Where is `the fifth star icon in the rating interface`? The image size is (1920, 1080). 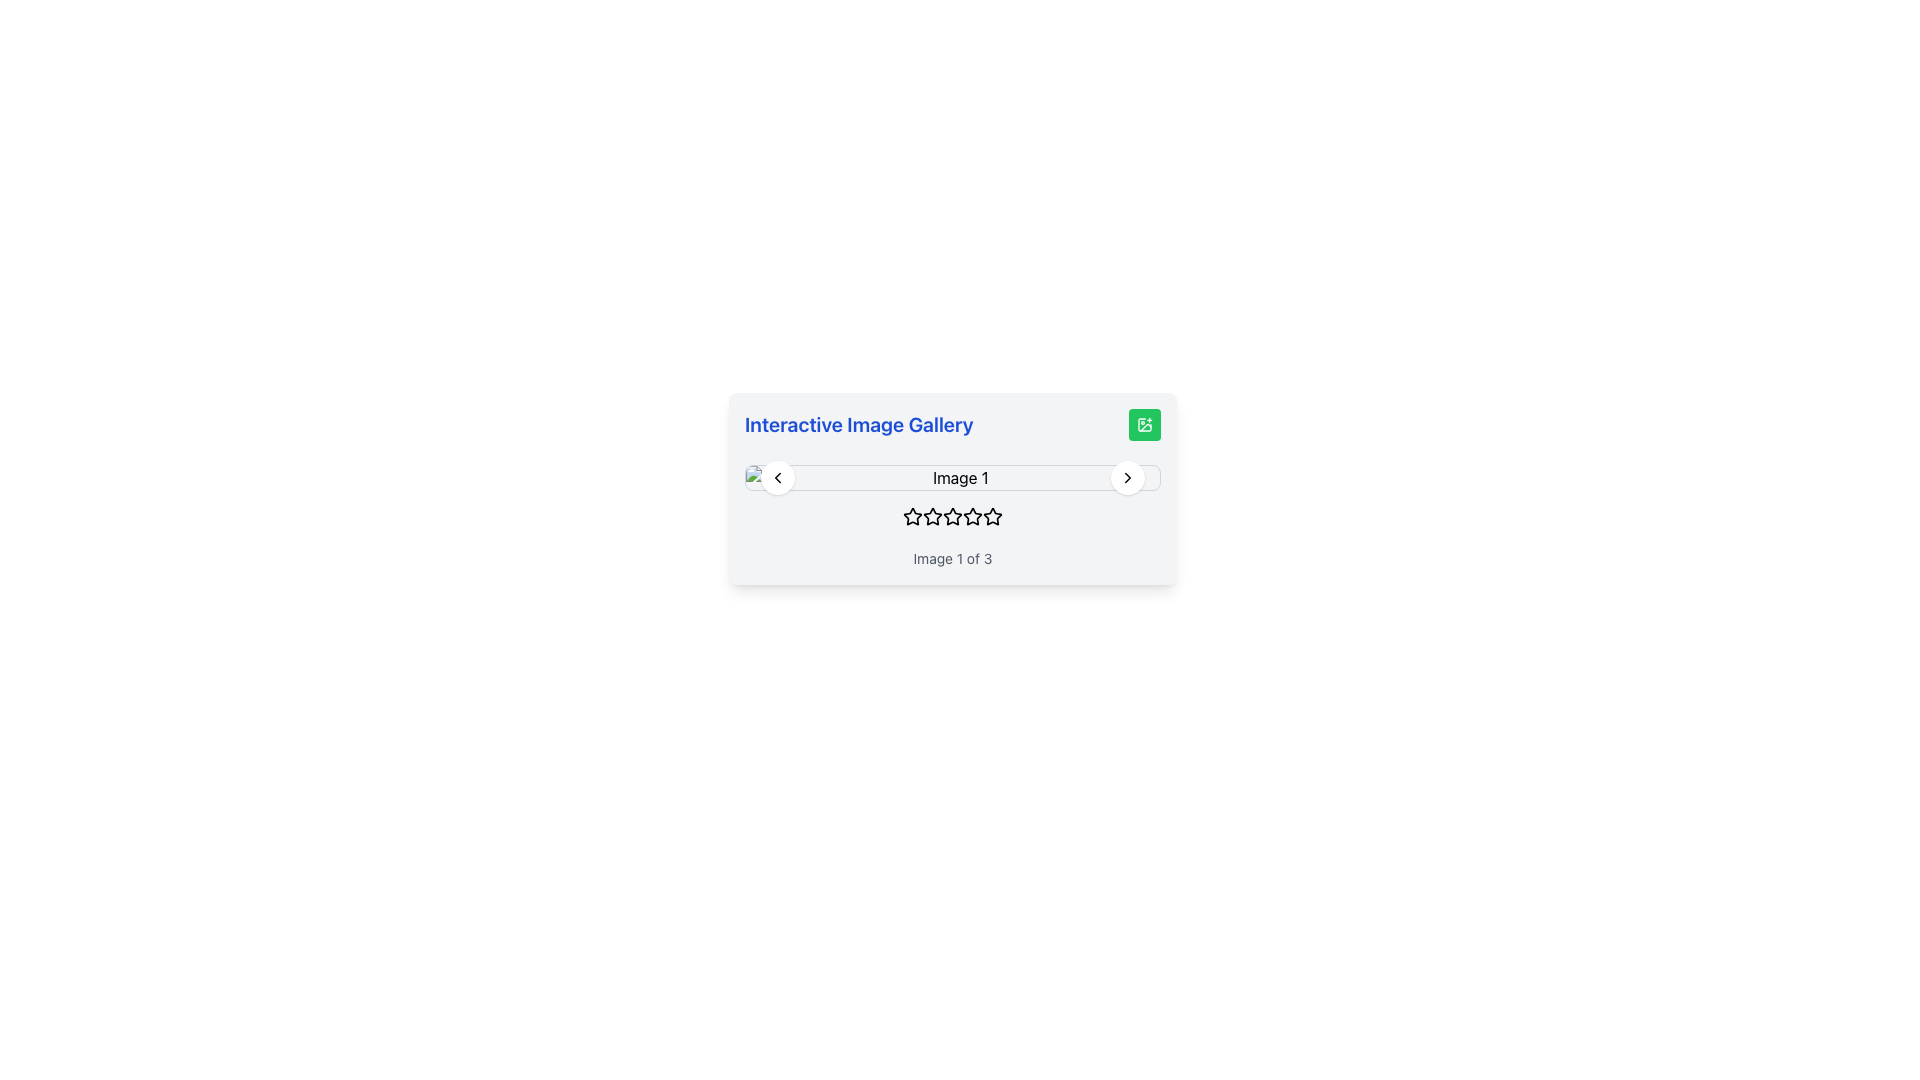 the fifth star icon in the rating interface is located at coordinates (992, 515).